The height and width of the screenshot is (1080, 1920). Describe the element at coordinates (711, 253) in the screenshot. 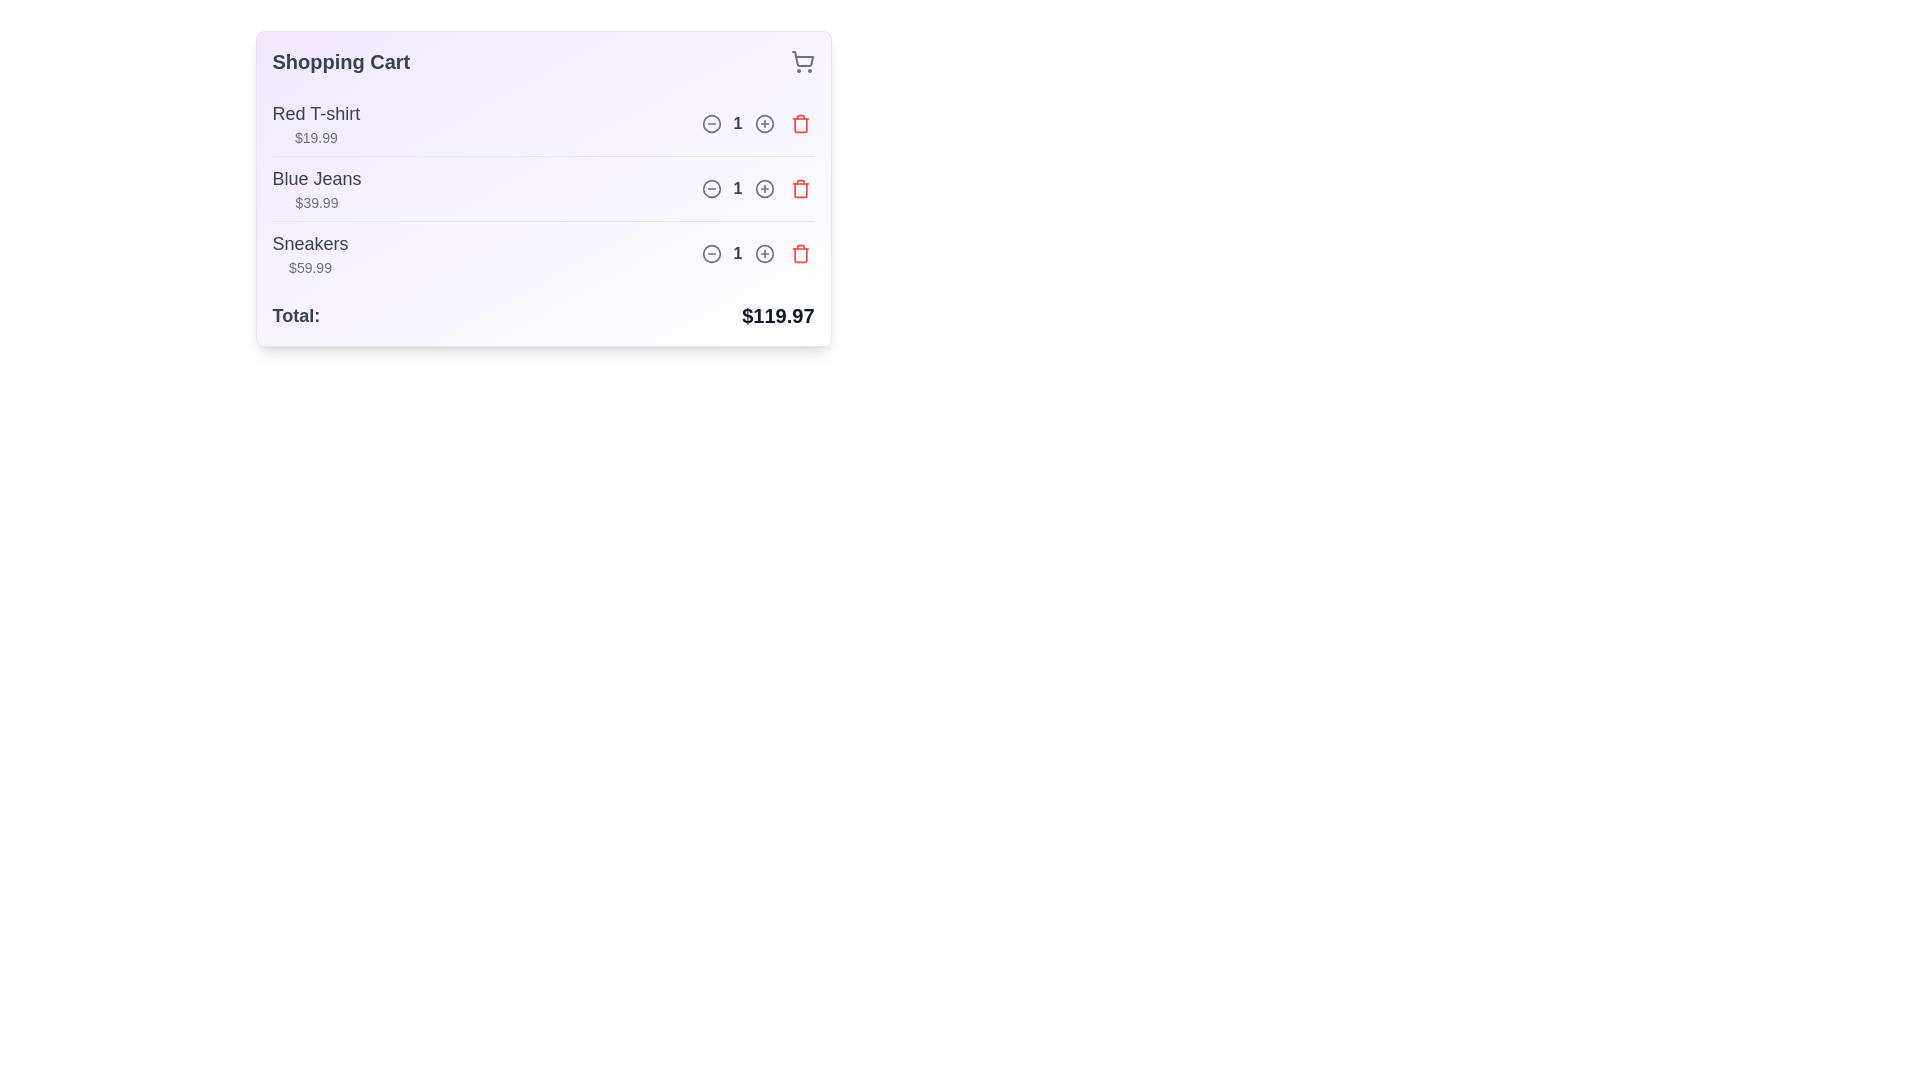

I see `the decrement button for the 'Sneakers' item in the shopping cart` at that location.